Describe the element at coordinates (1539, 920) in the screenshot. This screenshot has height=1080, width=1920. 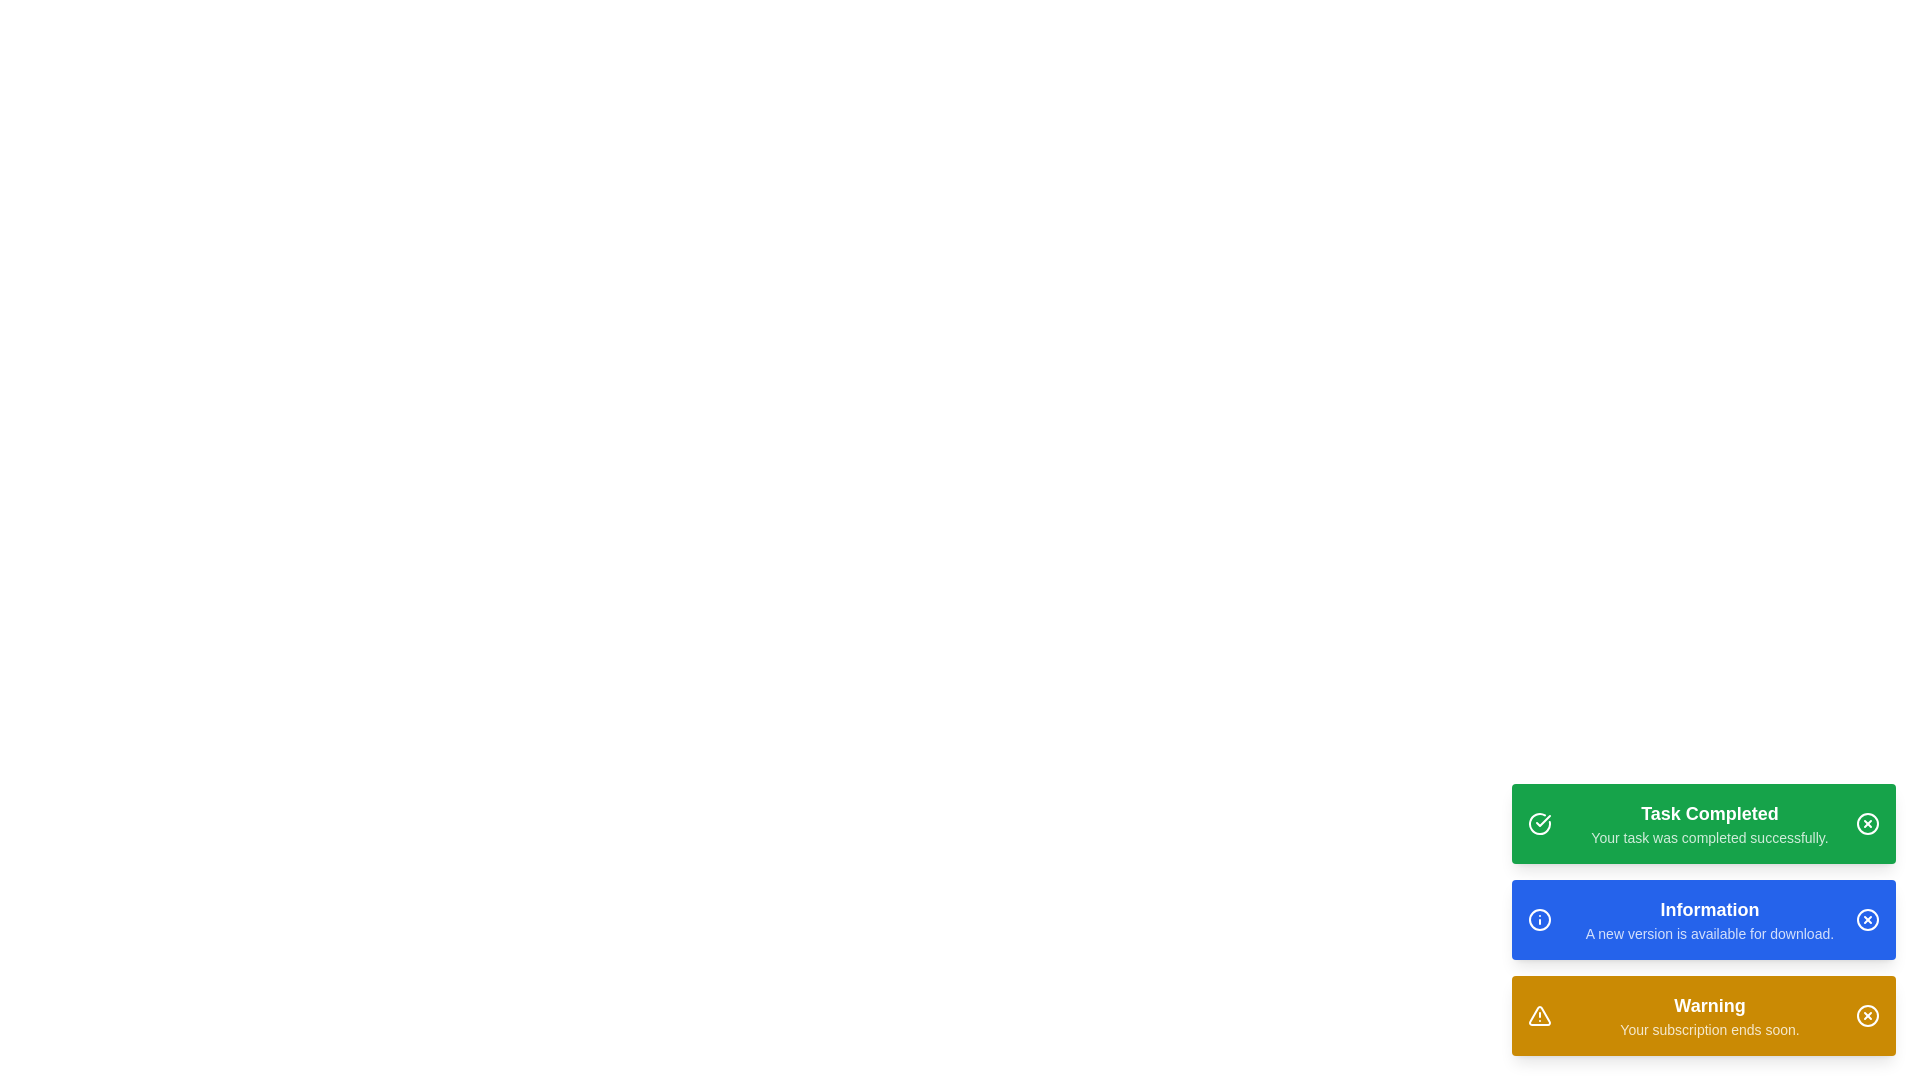
I see `the circular icon with an information symbol styled in white on a blue background, located to the left of the 'Information' text in the middle notification bar` at that location.